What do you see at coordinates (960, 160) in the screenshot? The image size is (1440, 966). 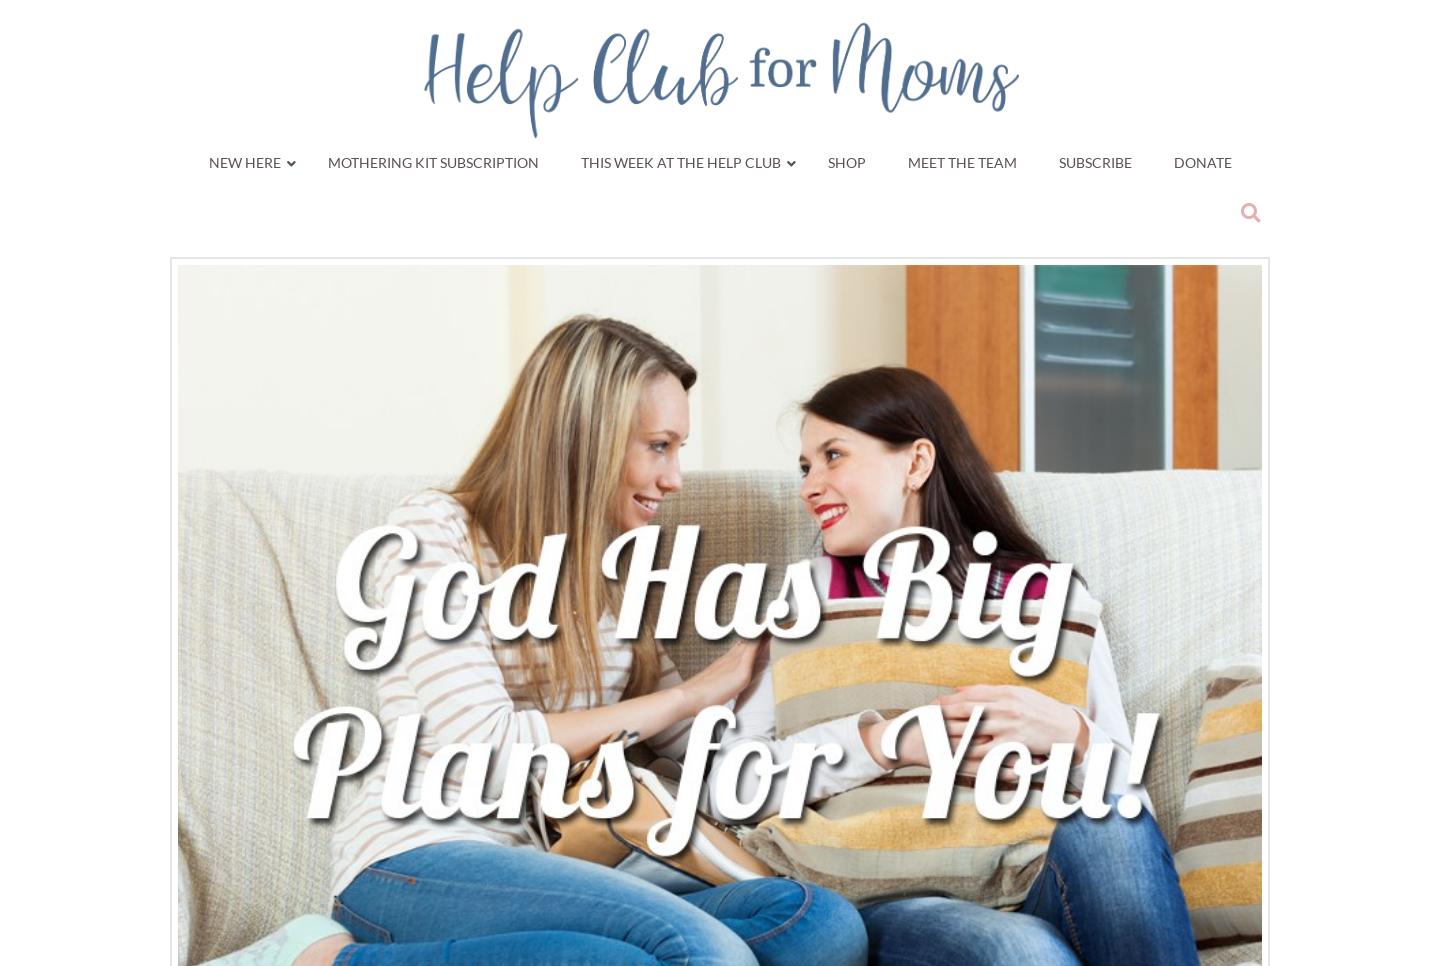 I see `'Meet The Team'` at bounding box center [960, 160].